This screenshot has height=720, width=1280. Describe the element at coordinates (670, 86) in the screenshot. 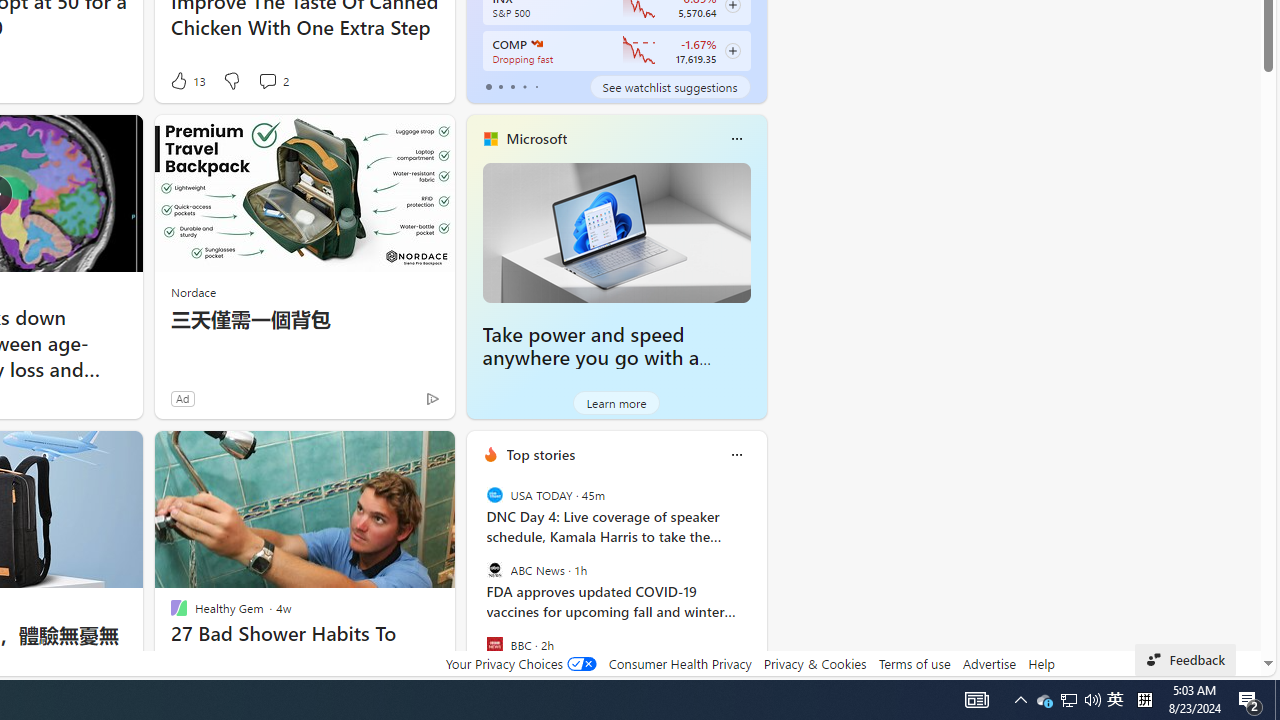

I see `'See watchlist suggestions'` at that location.